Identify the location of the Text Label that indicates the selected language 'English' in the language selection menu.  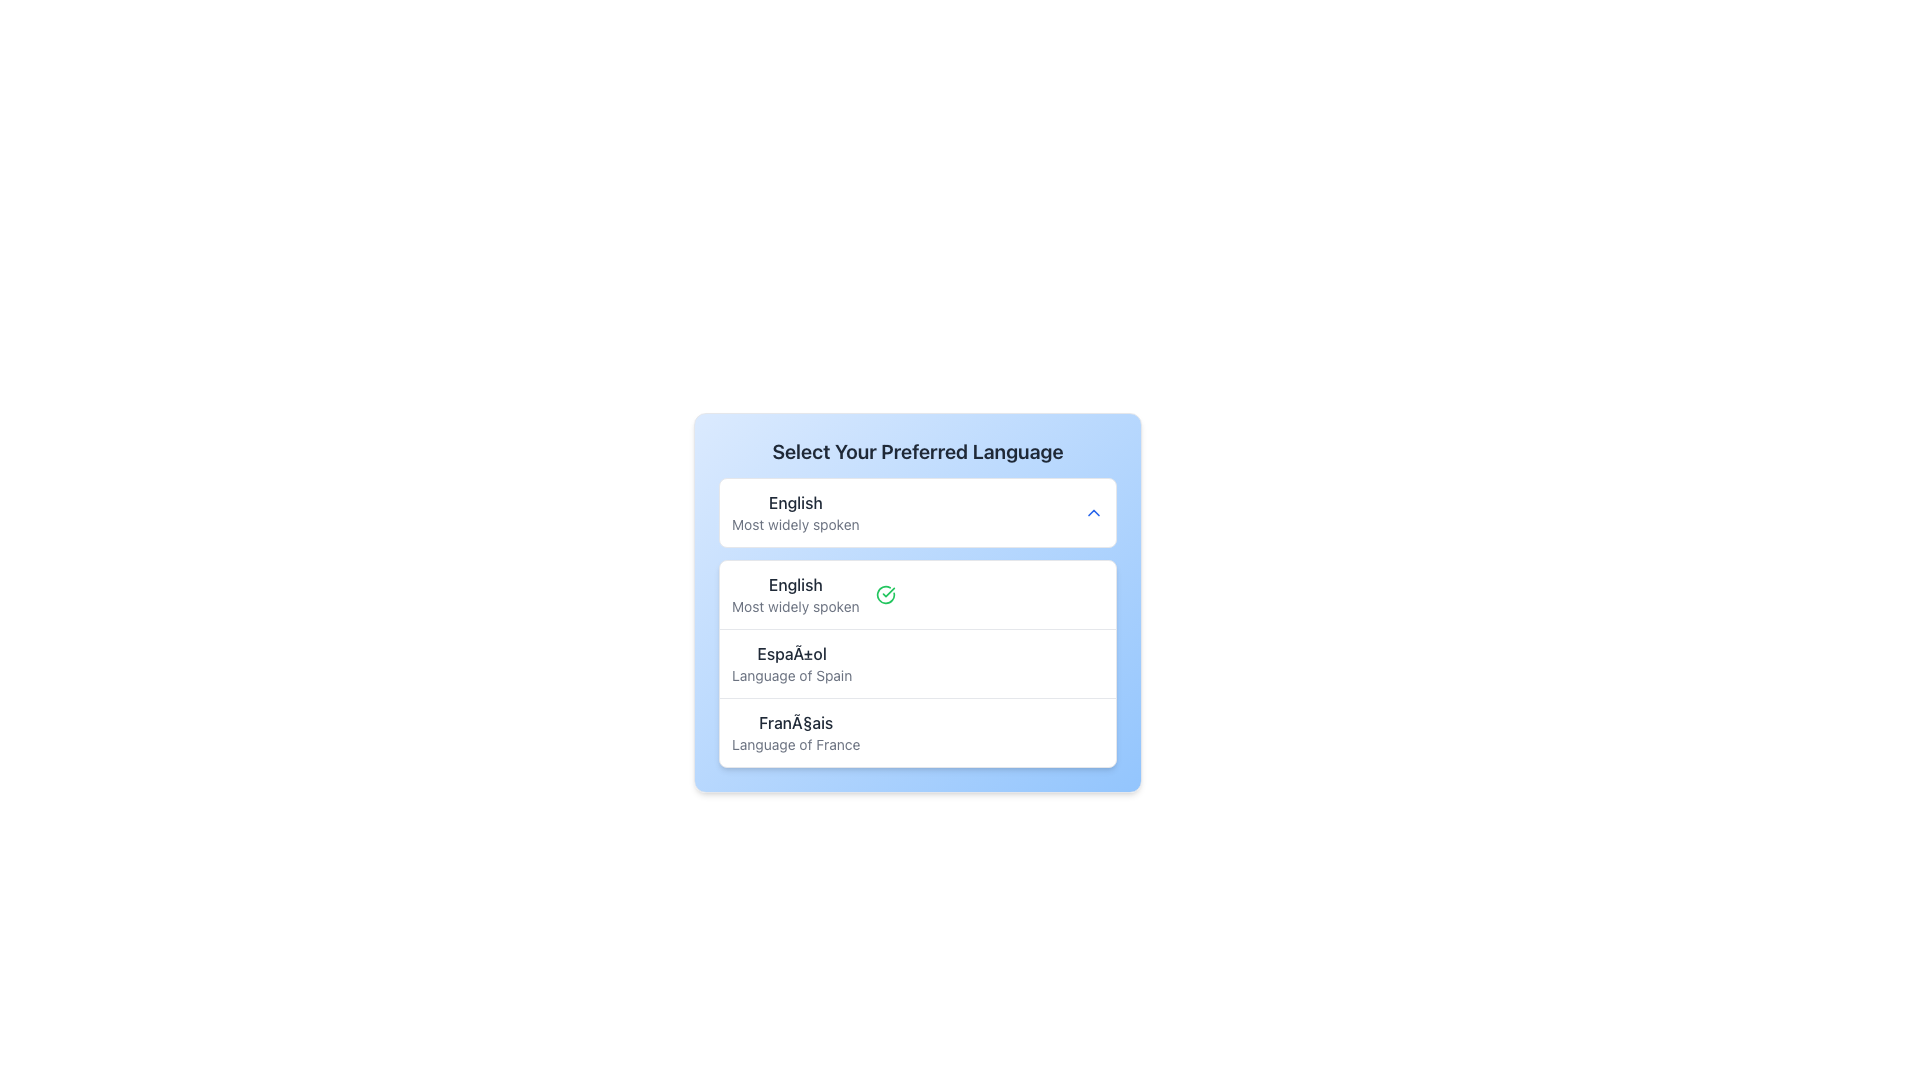
(794, 501).